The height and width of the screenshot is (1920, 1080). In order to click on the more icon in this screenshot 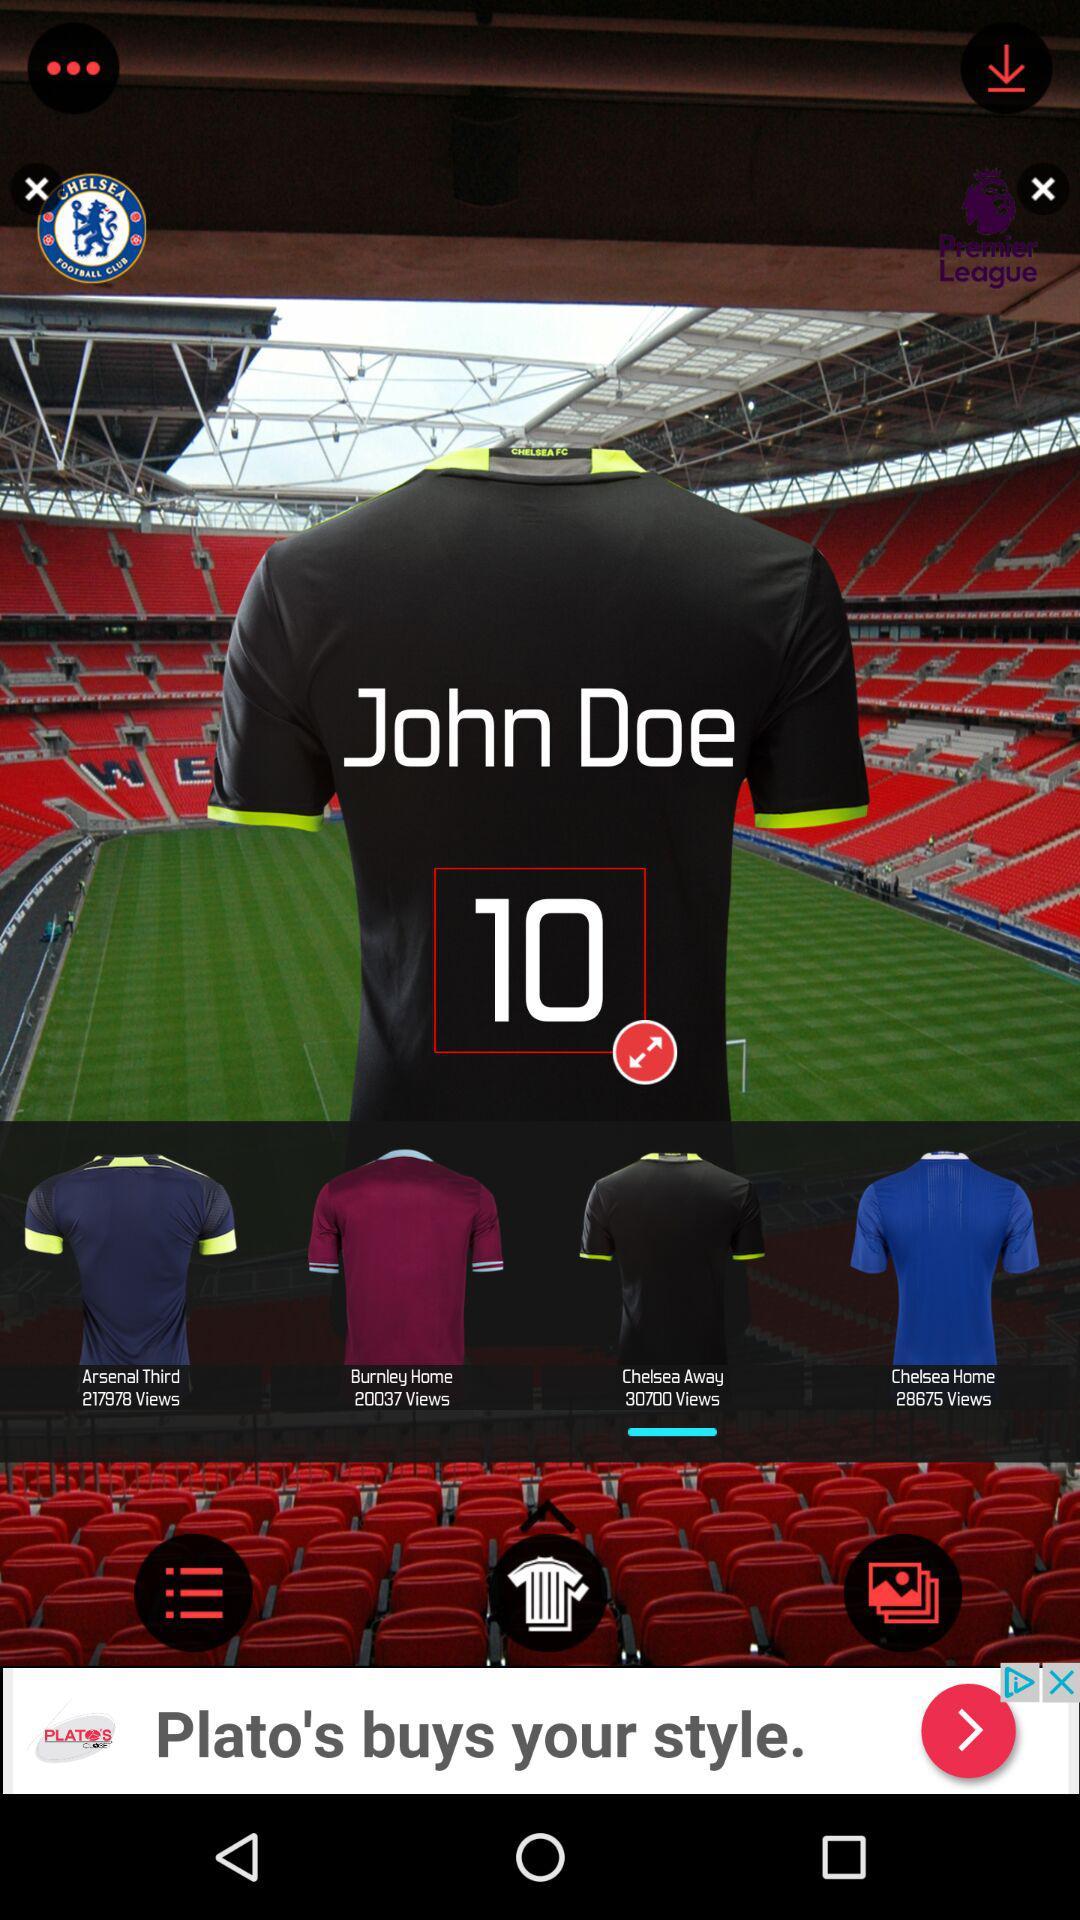, I will do `click(72, 72)`.